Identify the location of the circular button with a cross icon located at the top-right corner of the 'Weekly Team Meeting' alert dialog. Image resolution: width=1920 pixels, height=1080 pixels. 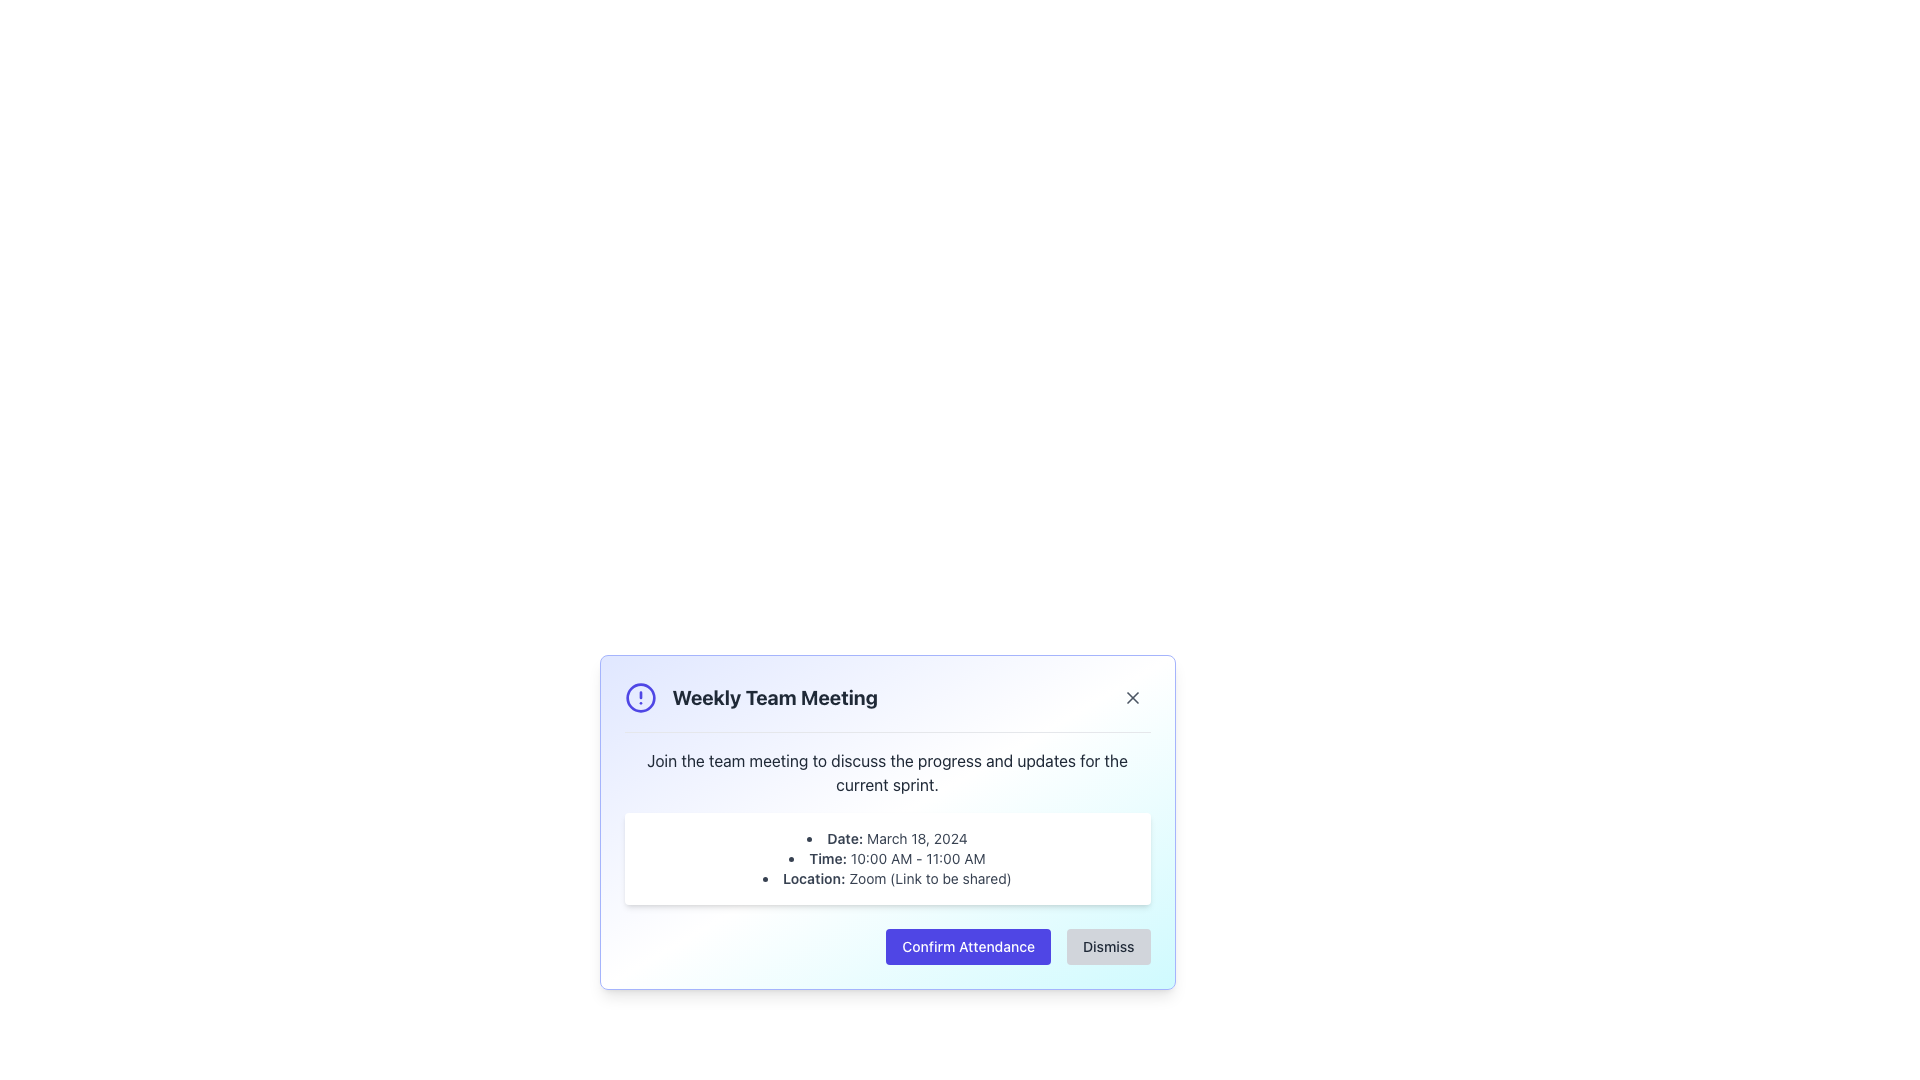
(1132, 697).